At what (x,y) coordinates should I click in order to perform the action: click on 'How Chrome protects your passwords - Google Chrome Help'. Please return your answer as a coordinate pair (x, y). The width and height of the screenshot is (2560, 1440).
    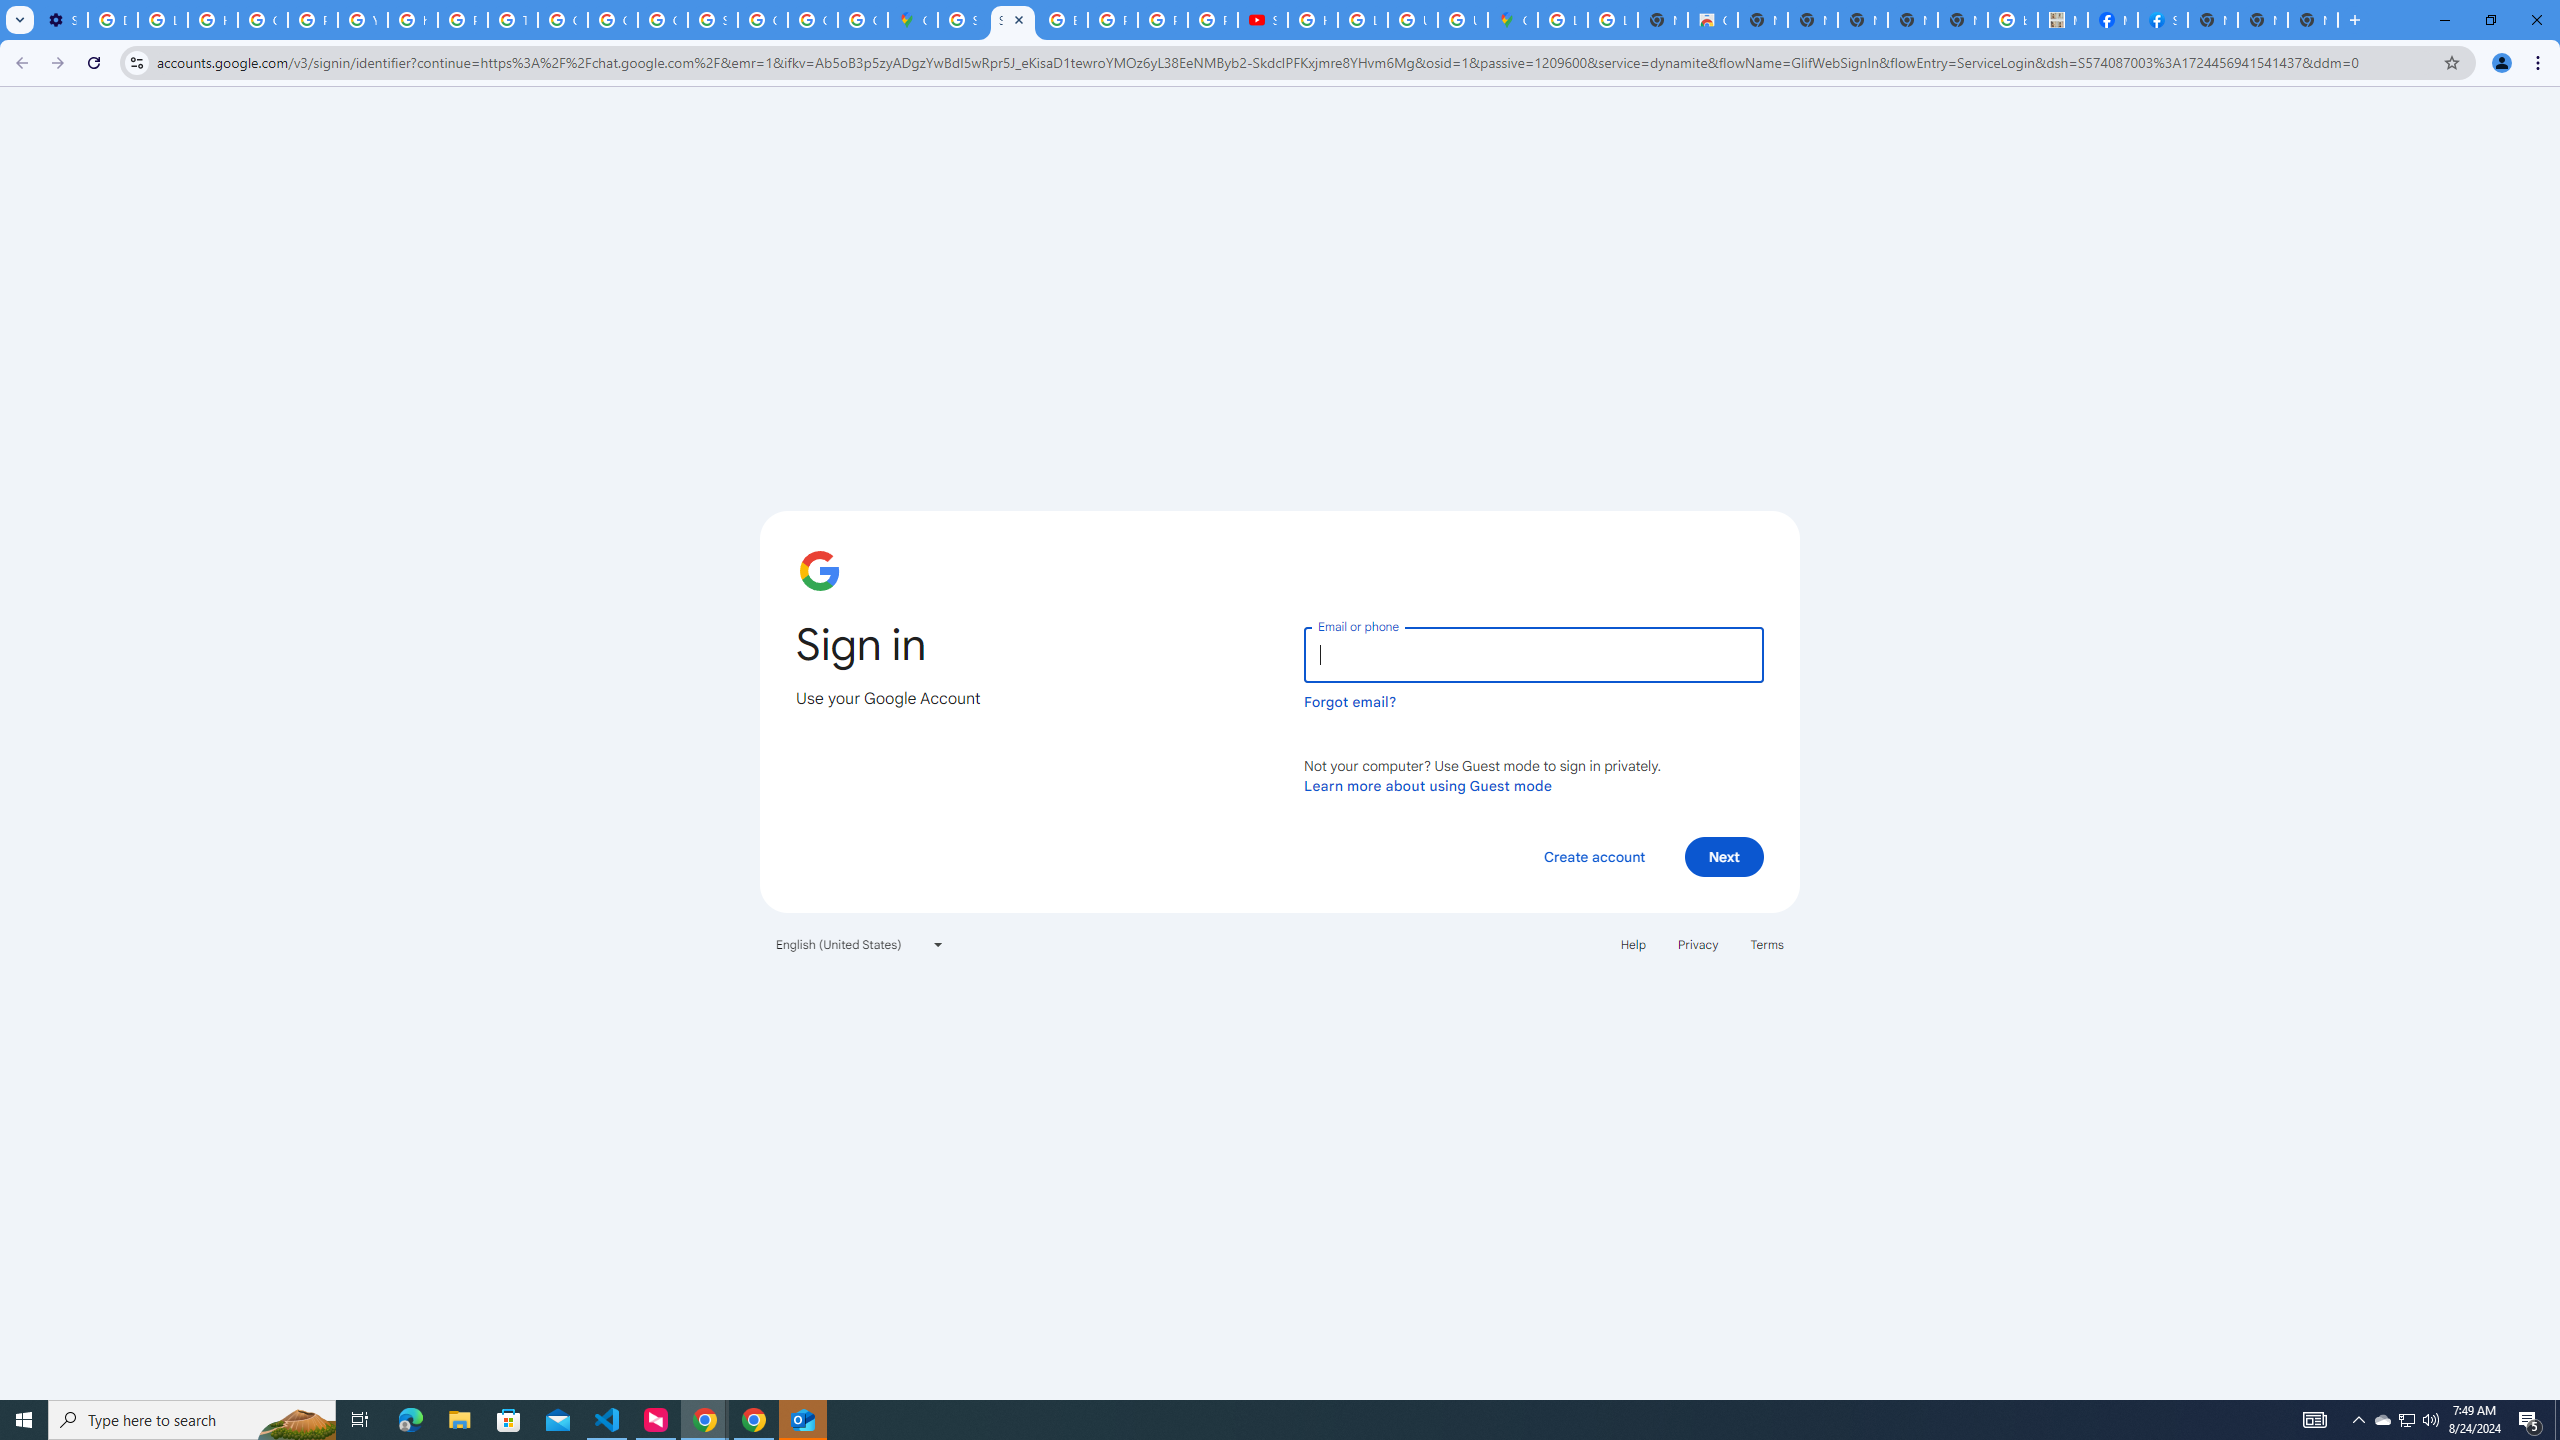
    Looking at the image, I should click on (1312, 19).